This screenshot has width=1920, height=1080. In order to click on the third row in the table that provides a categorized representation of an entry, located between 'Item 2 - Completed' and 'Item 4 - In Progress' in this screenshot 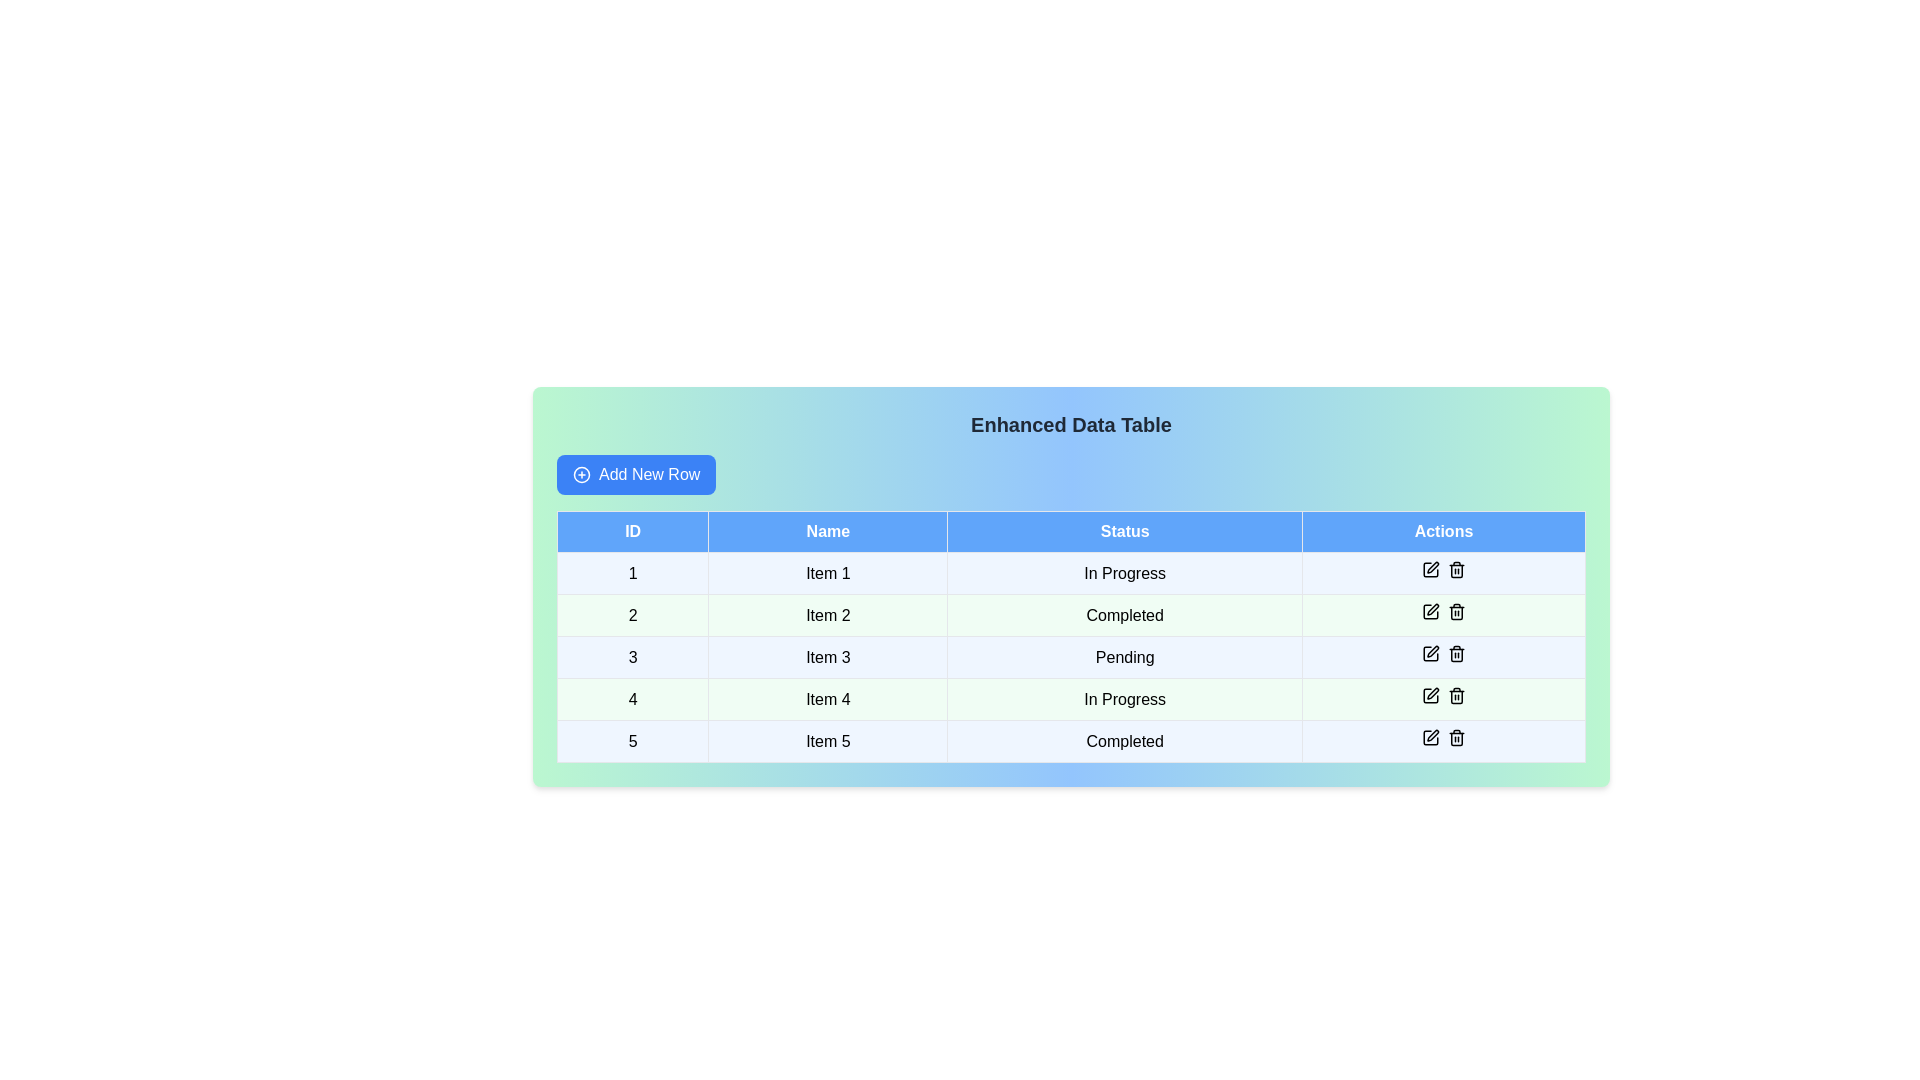, I will do `click(1070, 657)`.